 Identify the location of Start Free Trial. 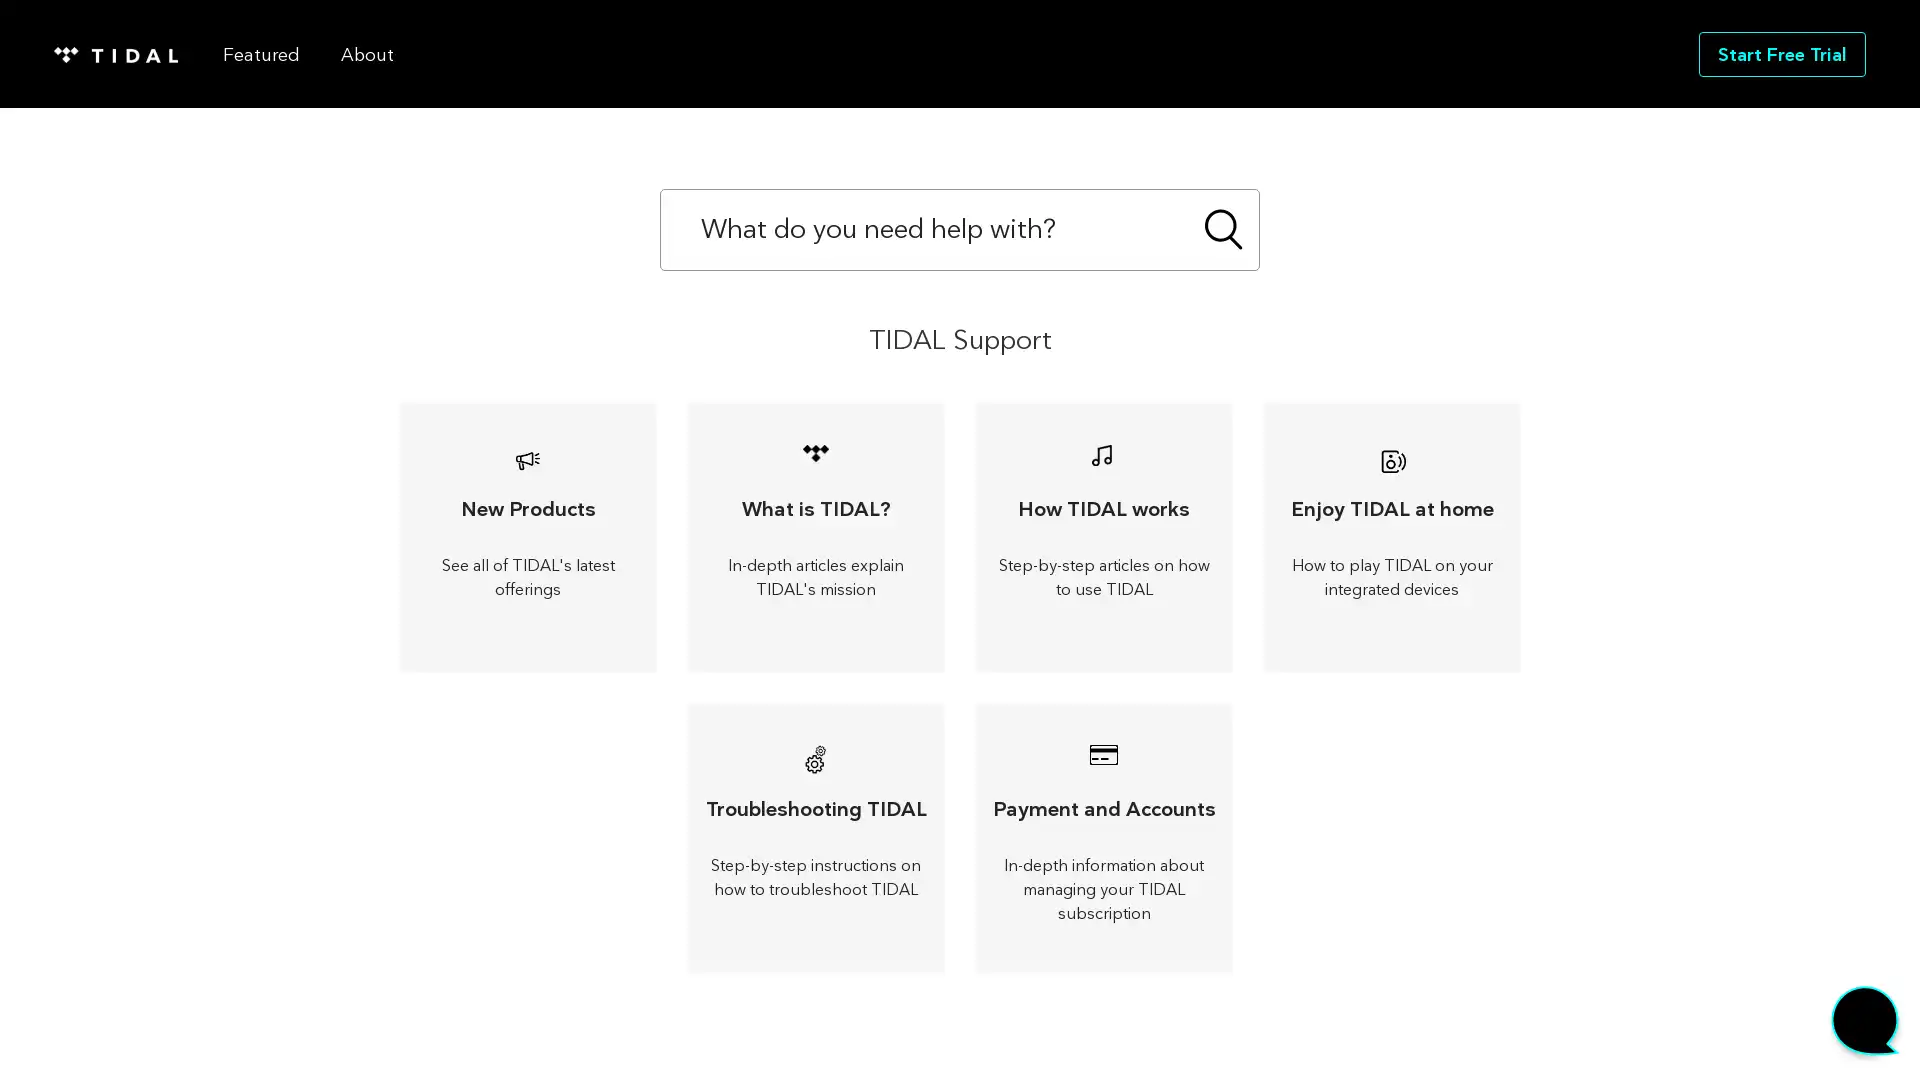
(1782, 52).